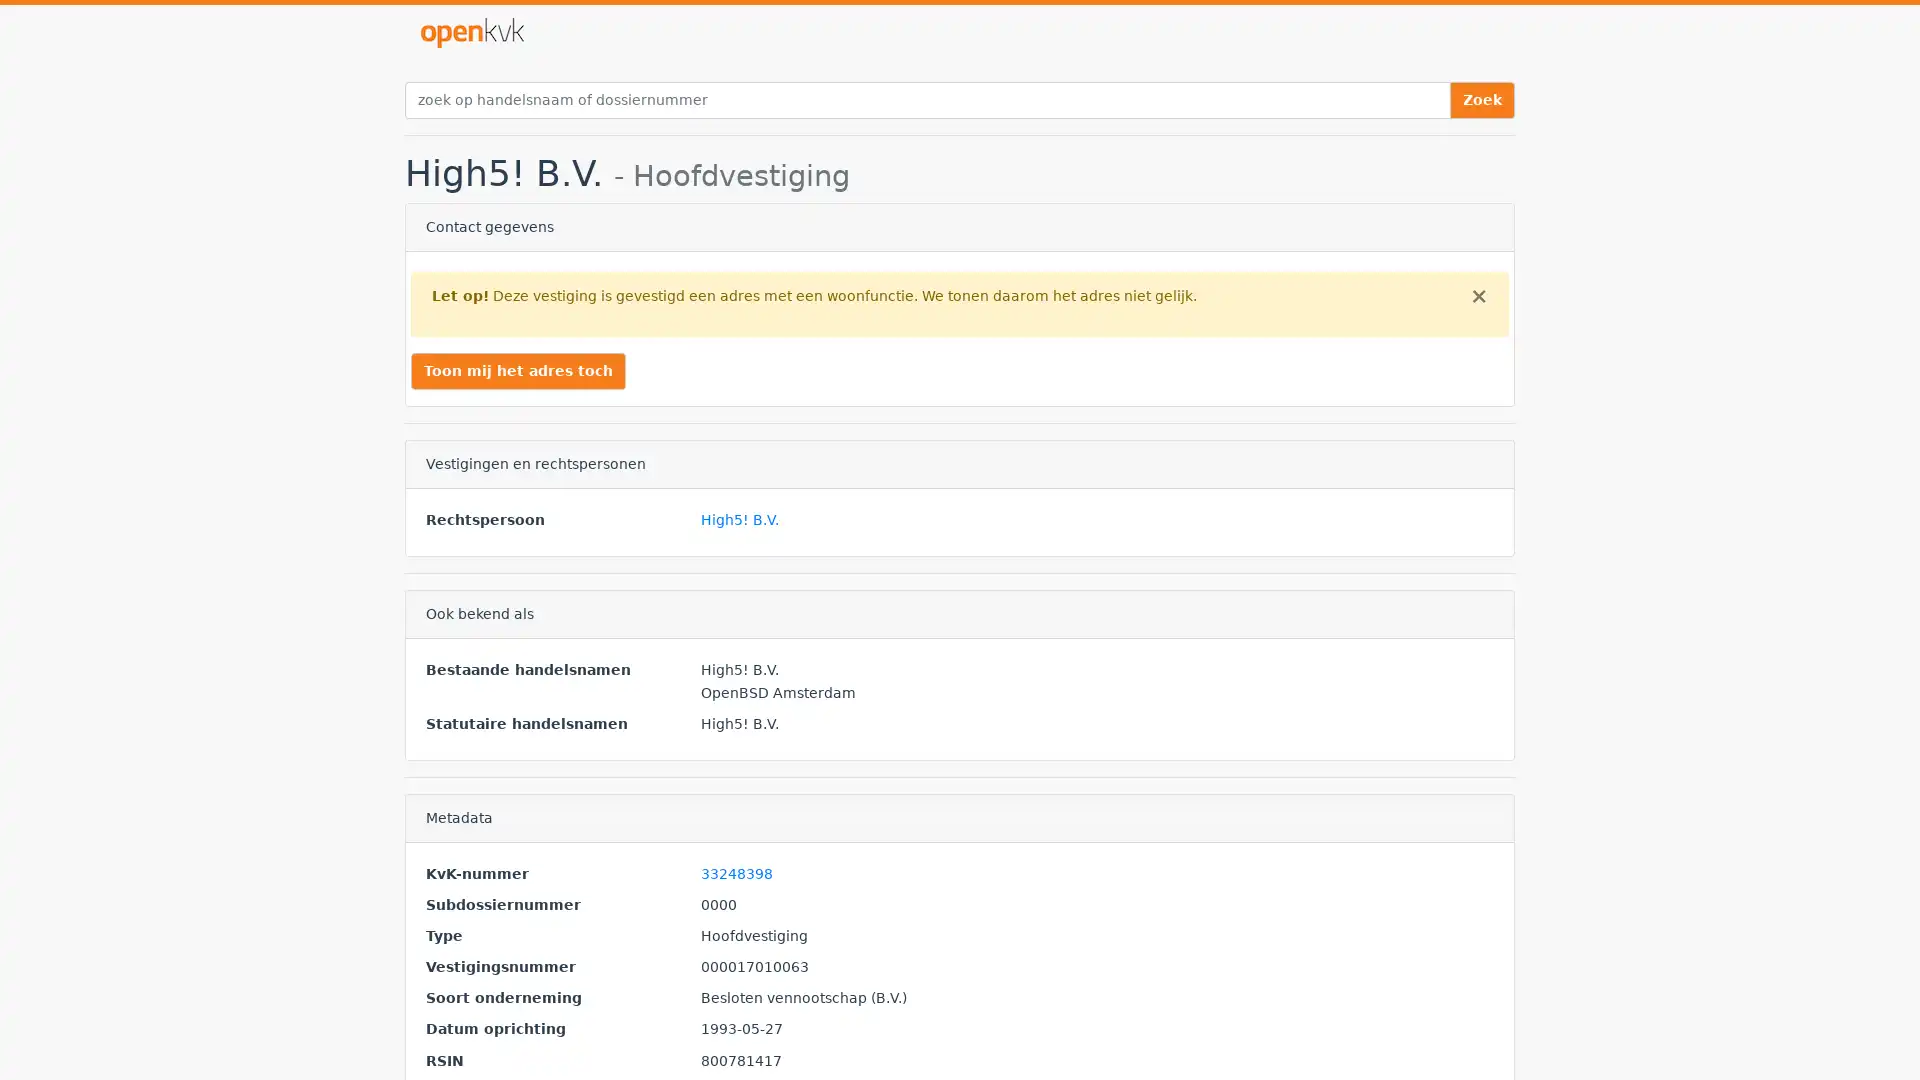 This screenshot has height=1080, width=1920. Describe the element at coordinates (1478, 294) in the screenshot. I see `Close` at that location.